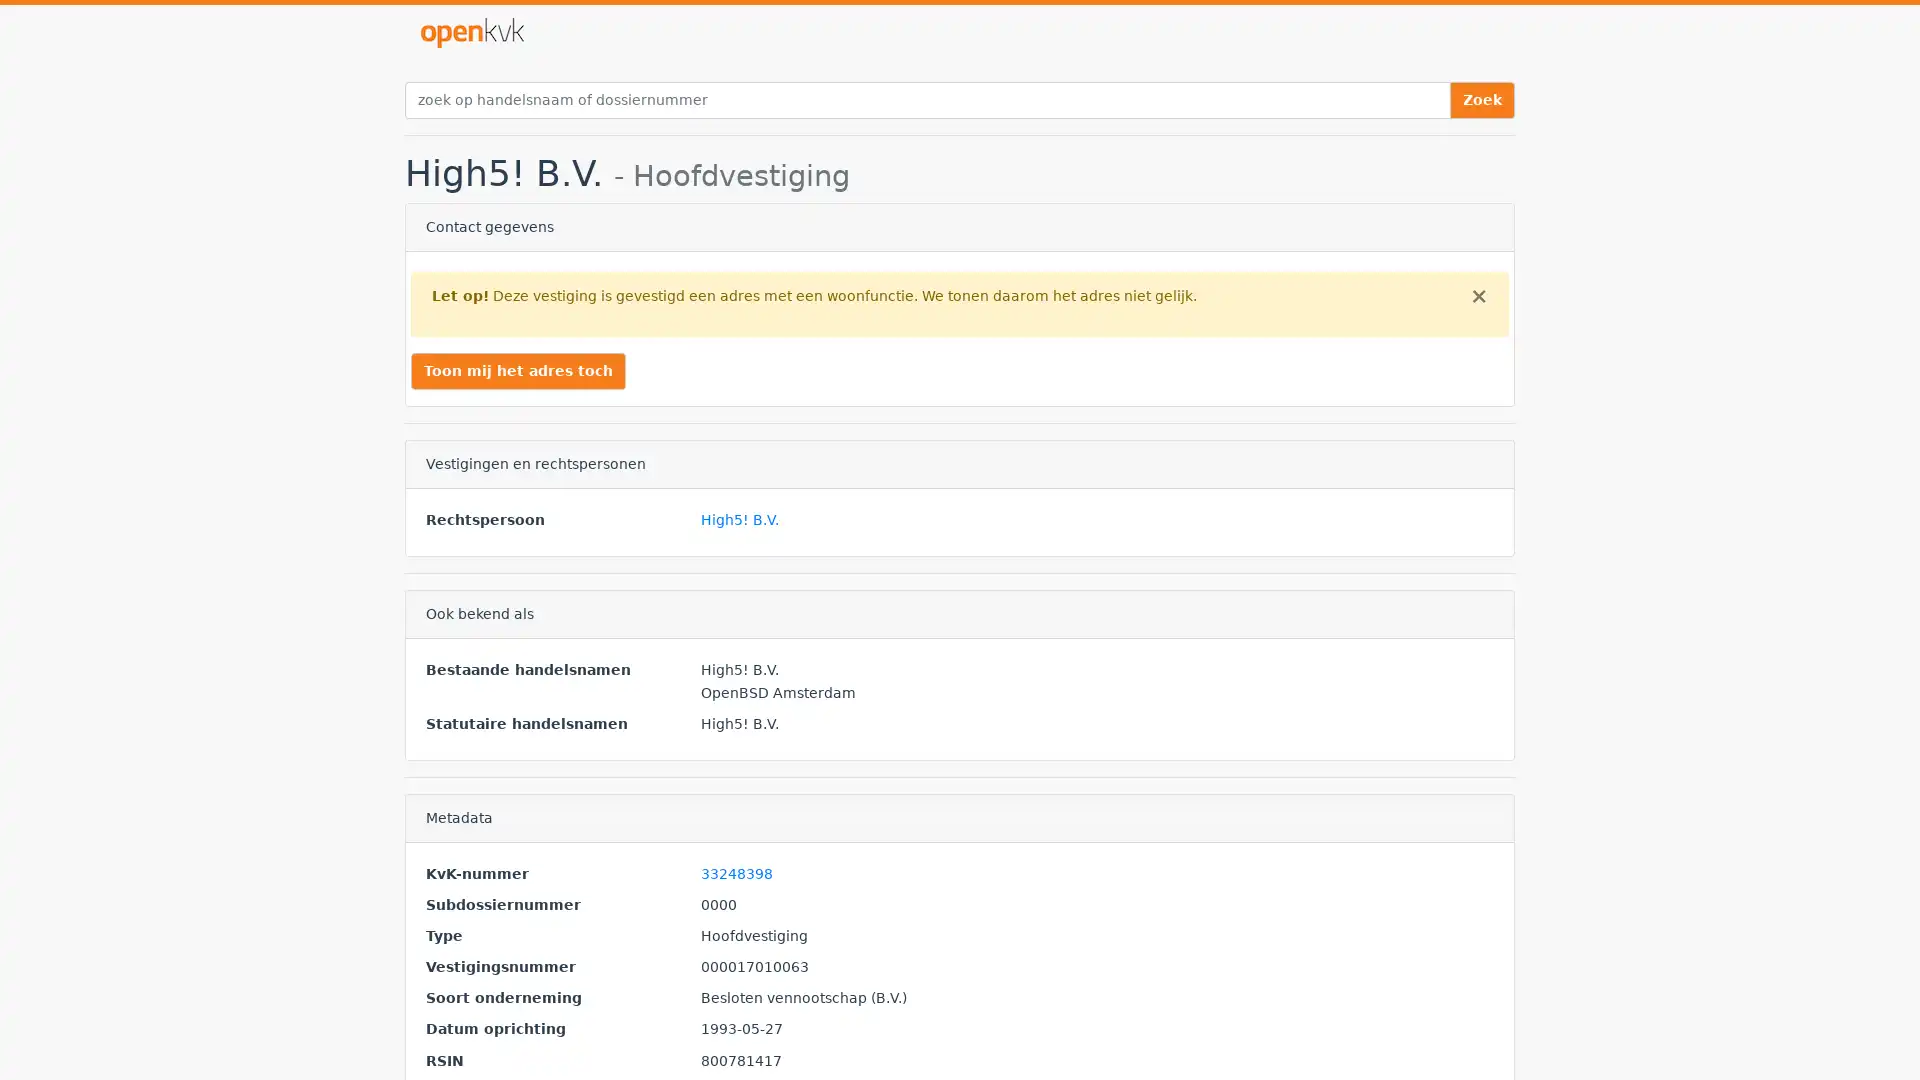 This screenshot has height=1080, width=1920. Describe the element at coordinates (1478, 294) in the screenshot. I see `Close` at that location.